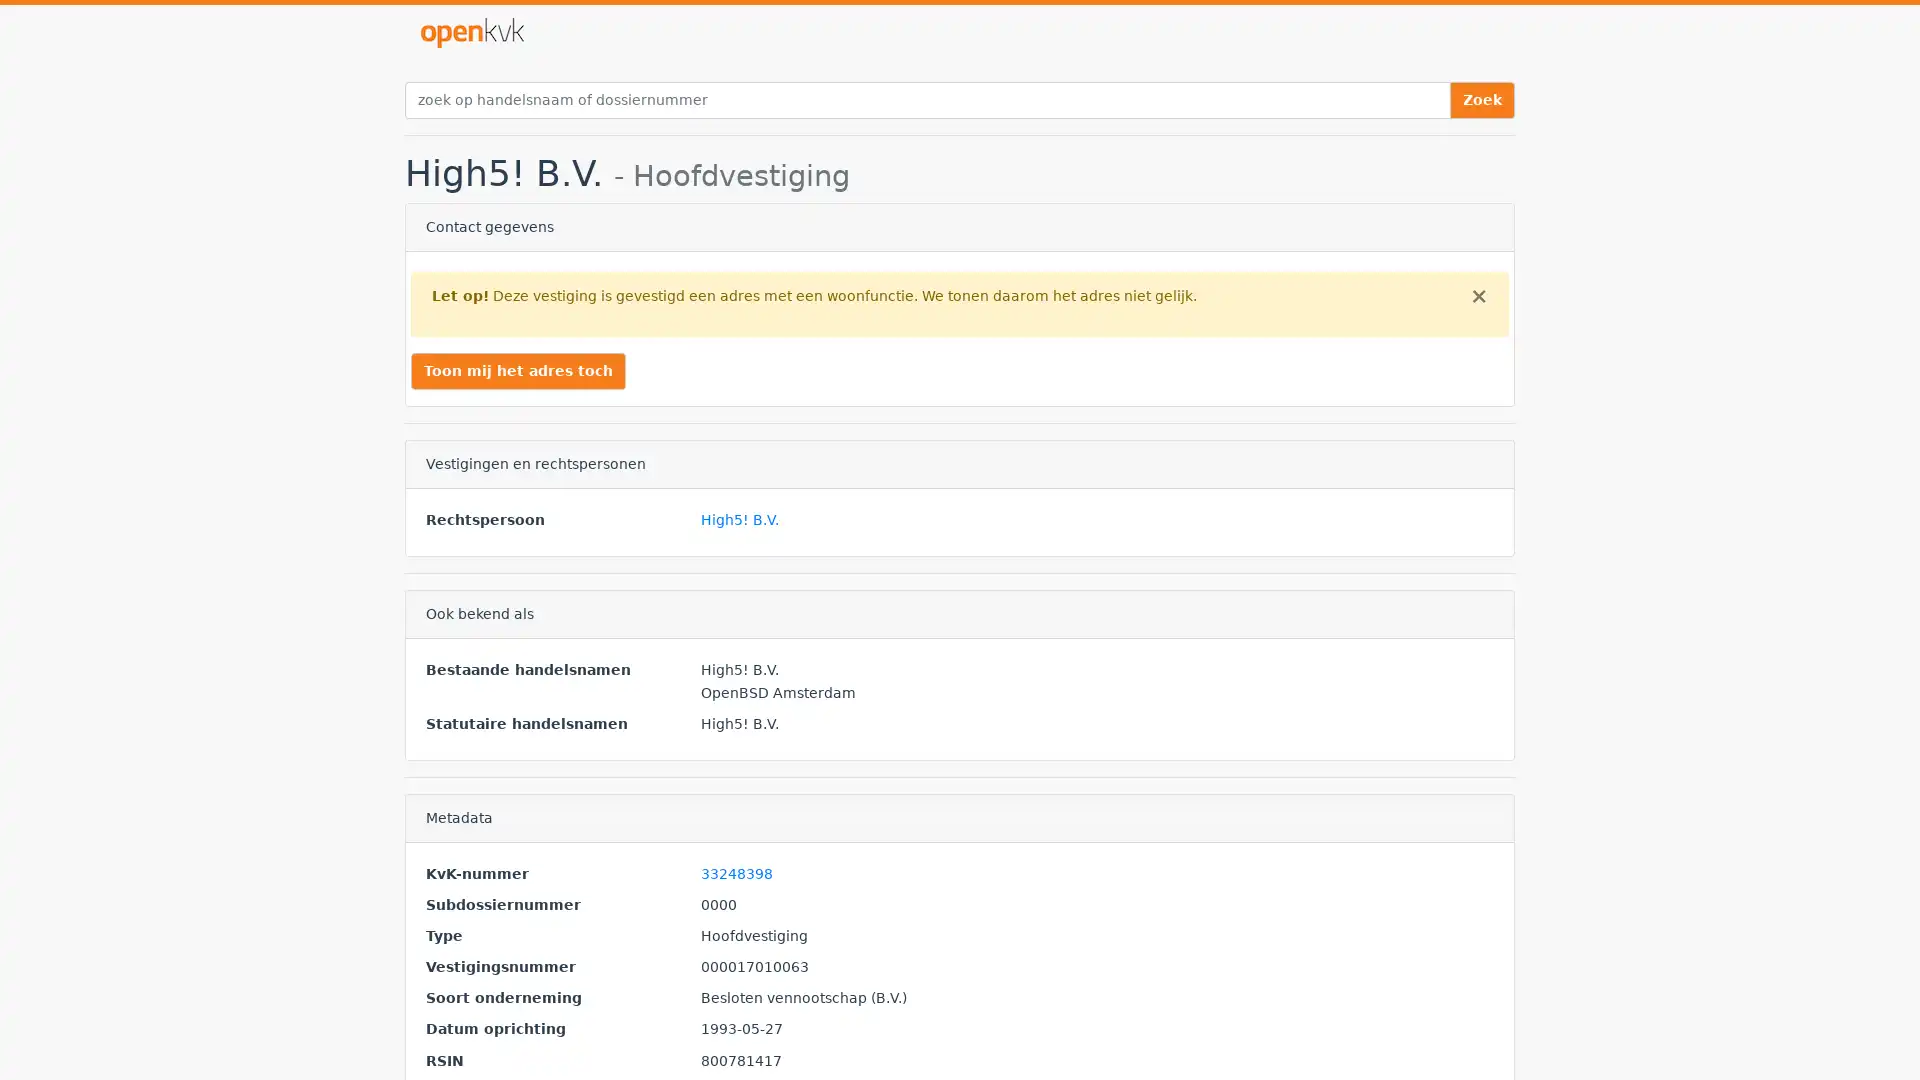 This screenshot has height=1080, width=1920. Describe the element at coordinates (1478, 294) in the screenshot. I see `Close` at that location.